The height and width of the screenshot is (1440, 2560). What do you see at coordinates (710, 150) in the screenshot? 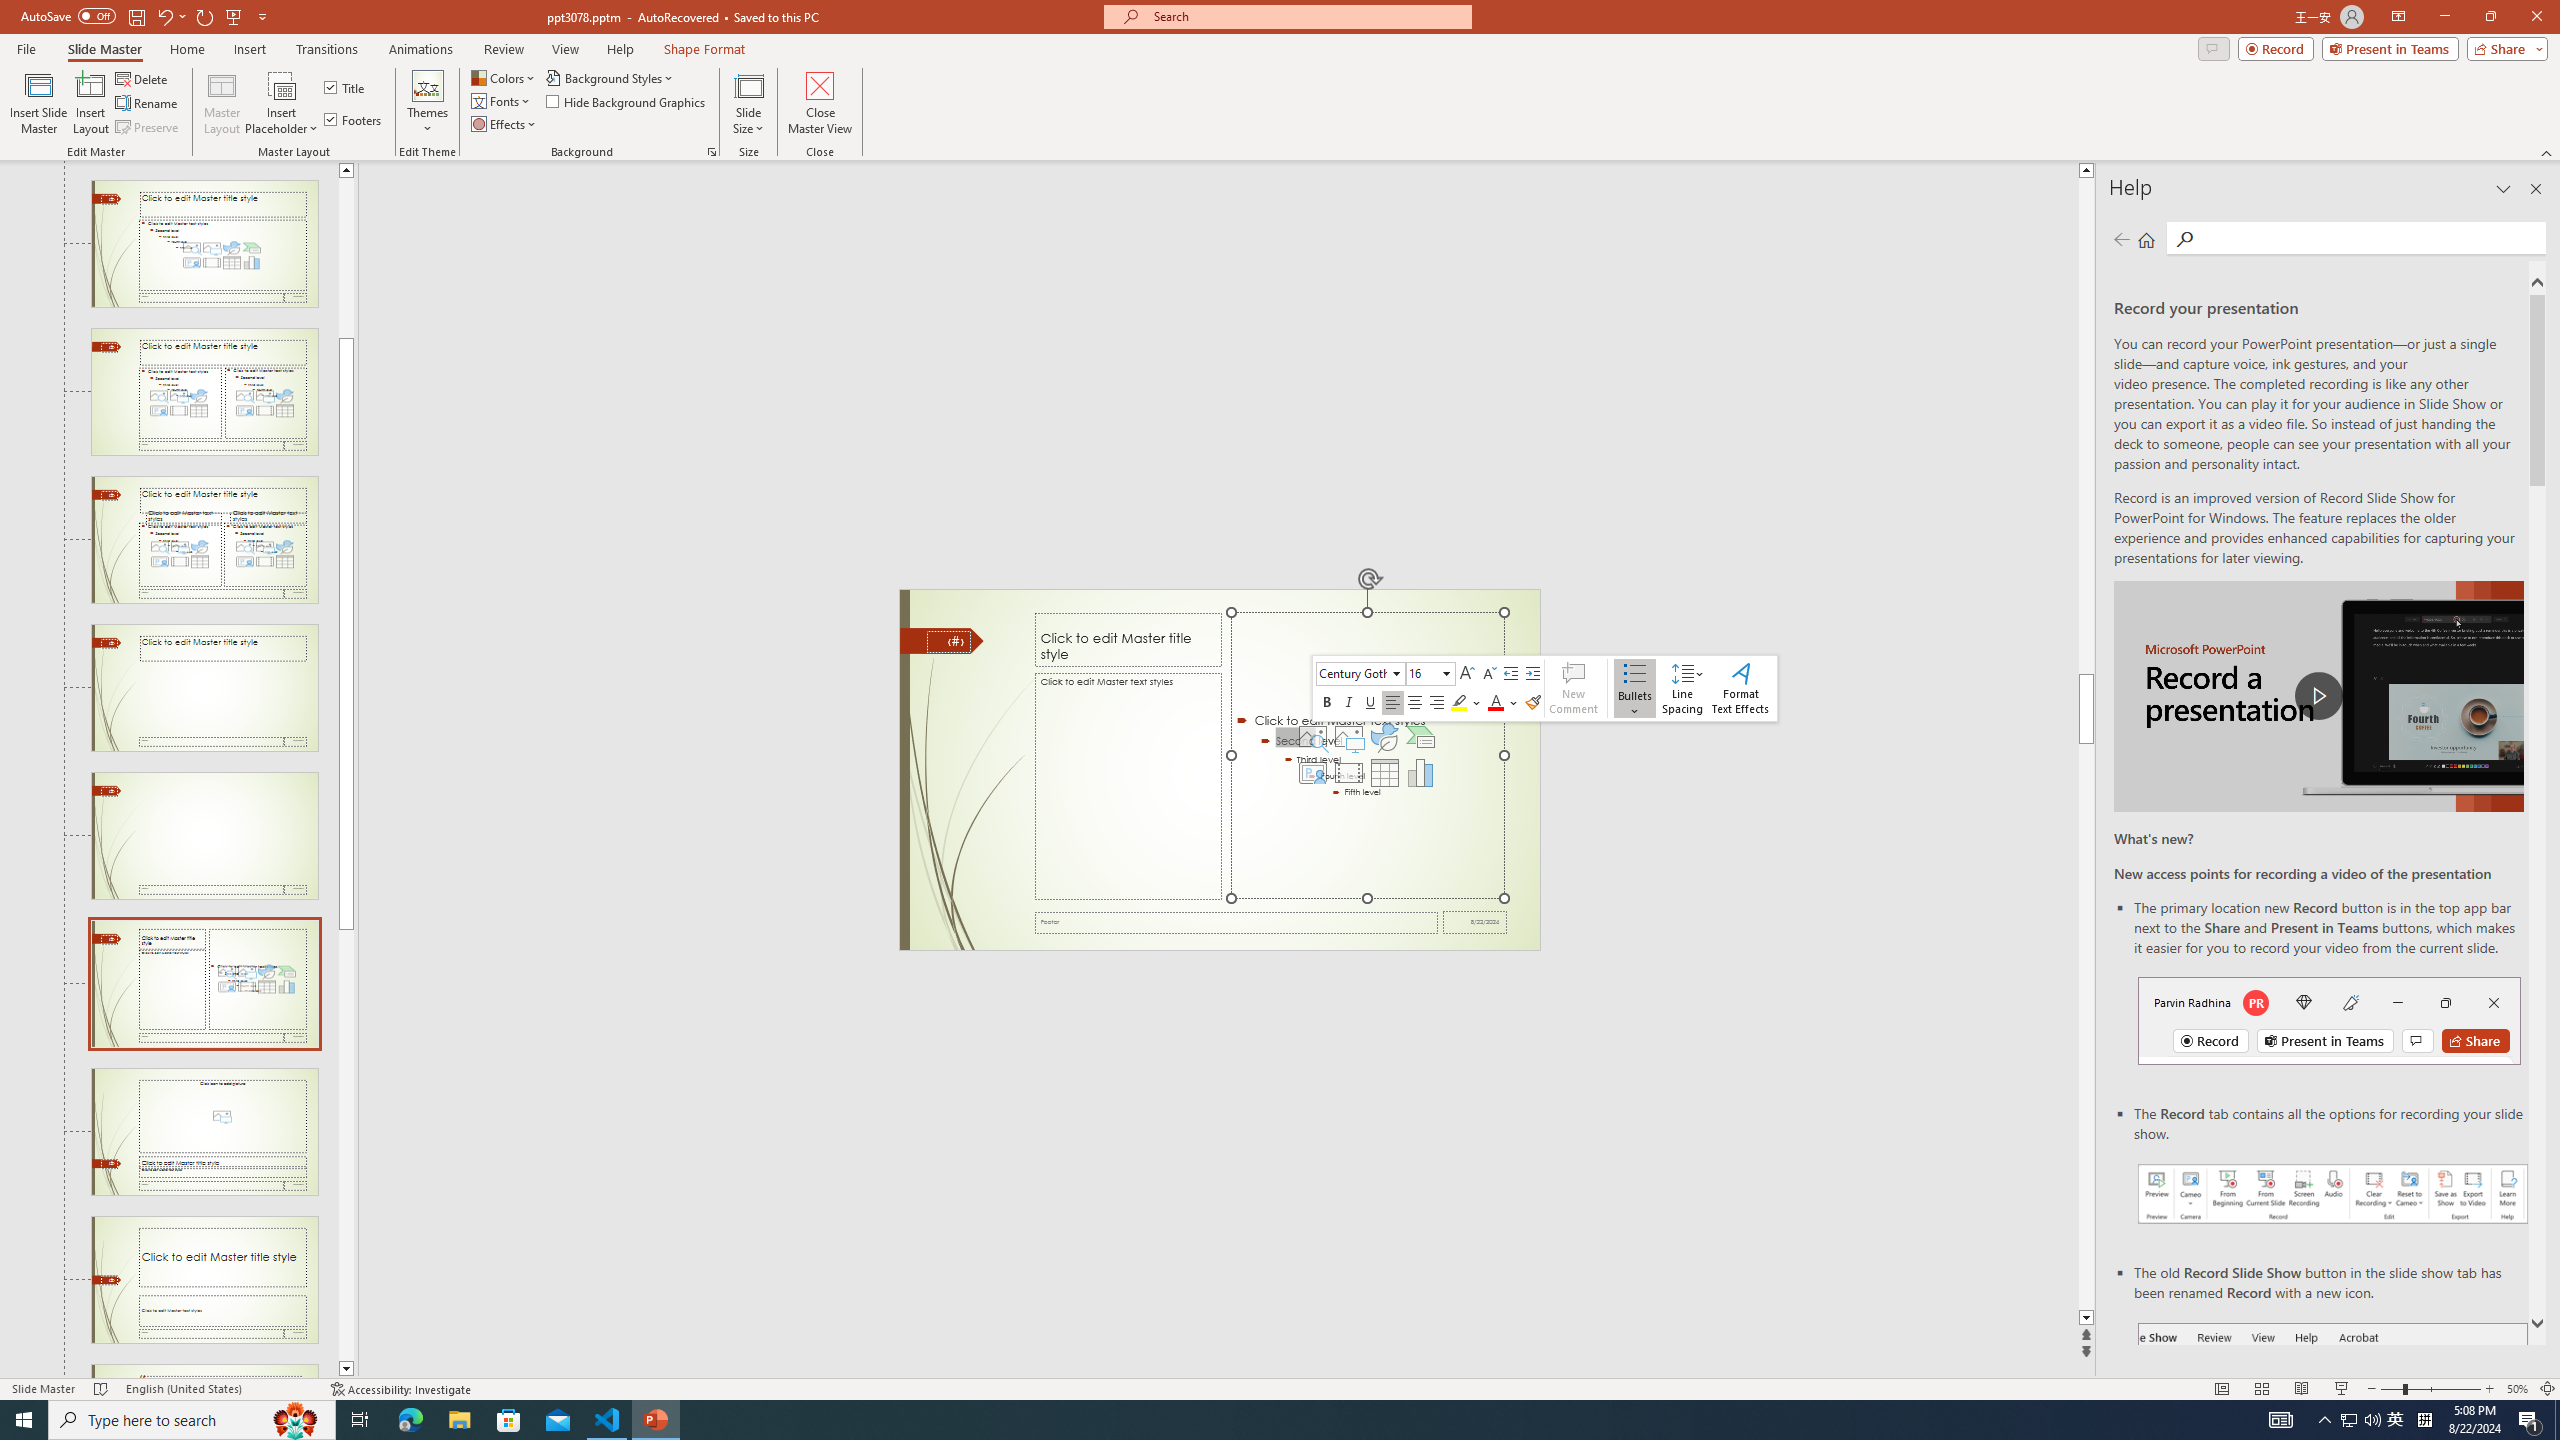
I see `'Format Background...'` at bounding box center [710, 150].